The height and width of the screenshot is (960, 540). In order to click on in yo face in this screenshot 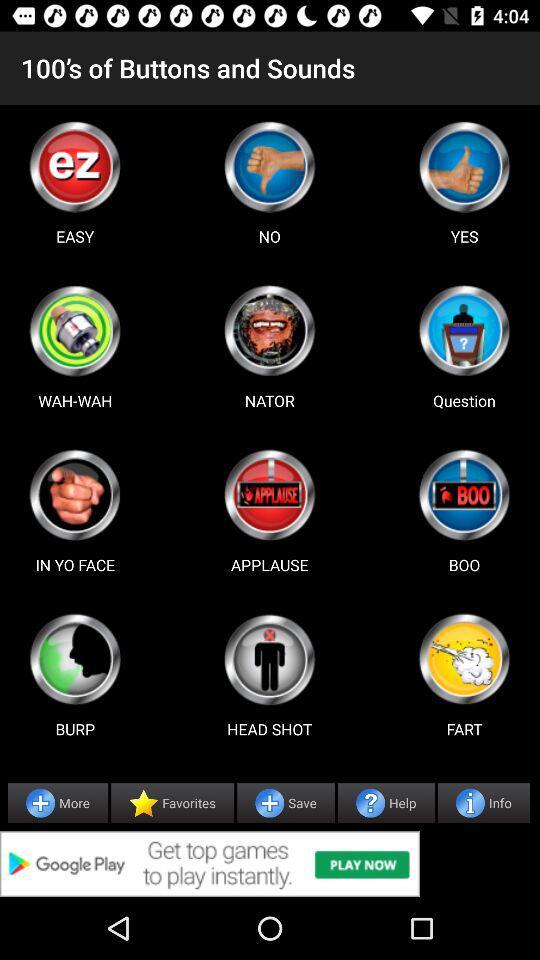, I will do `click(74, 494)`.